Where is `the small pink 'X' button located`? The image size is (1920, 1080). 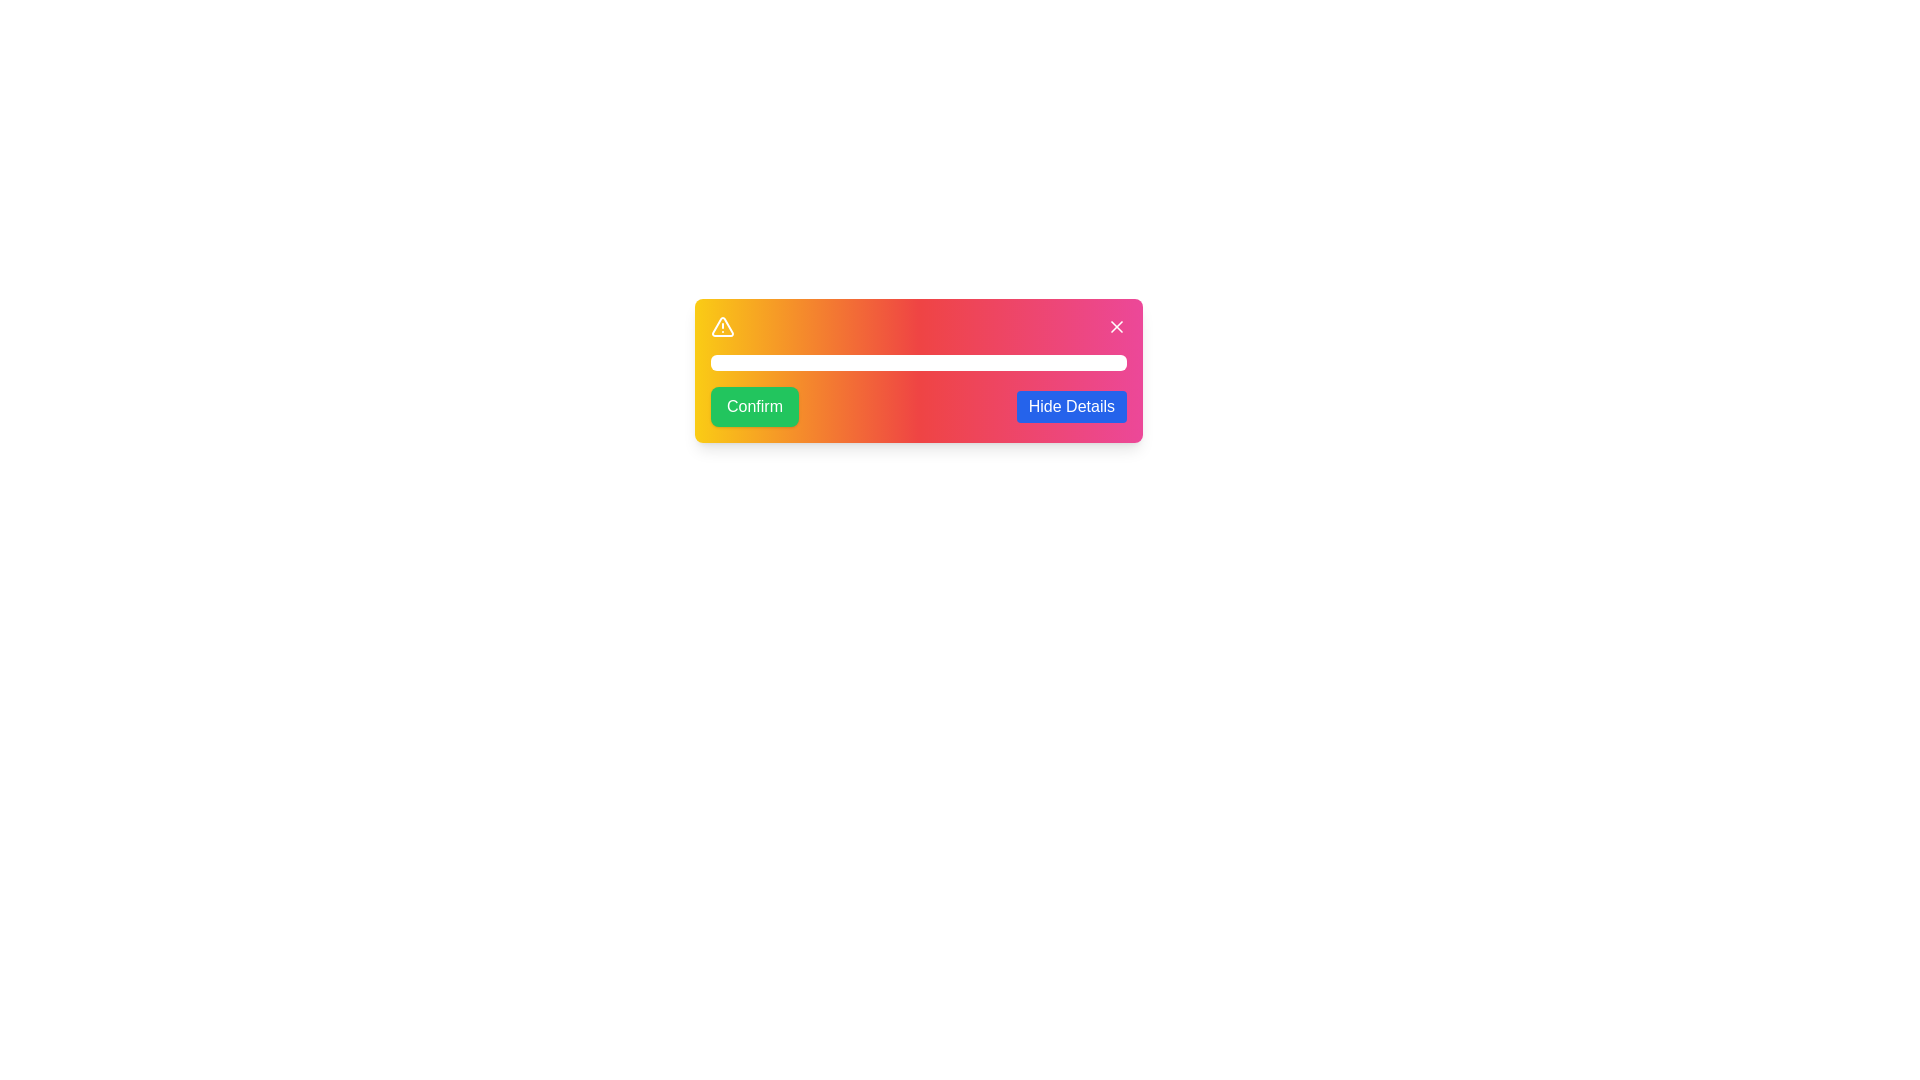 the small pink 'X' button located is located at coordinates (1116, 326).